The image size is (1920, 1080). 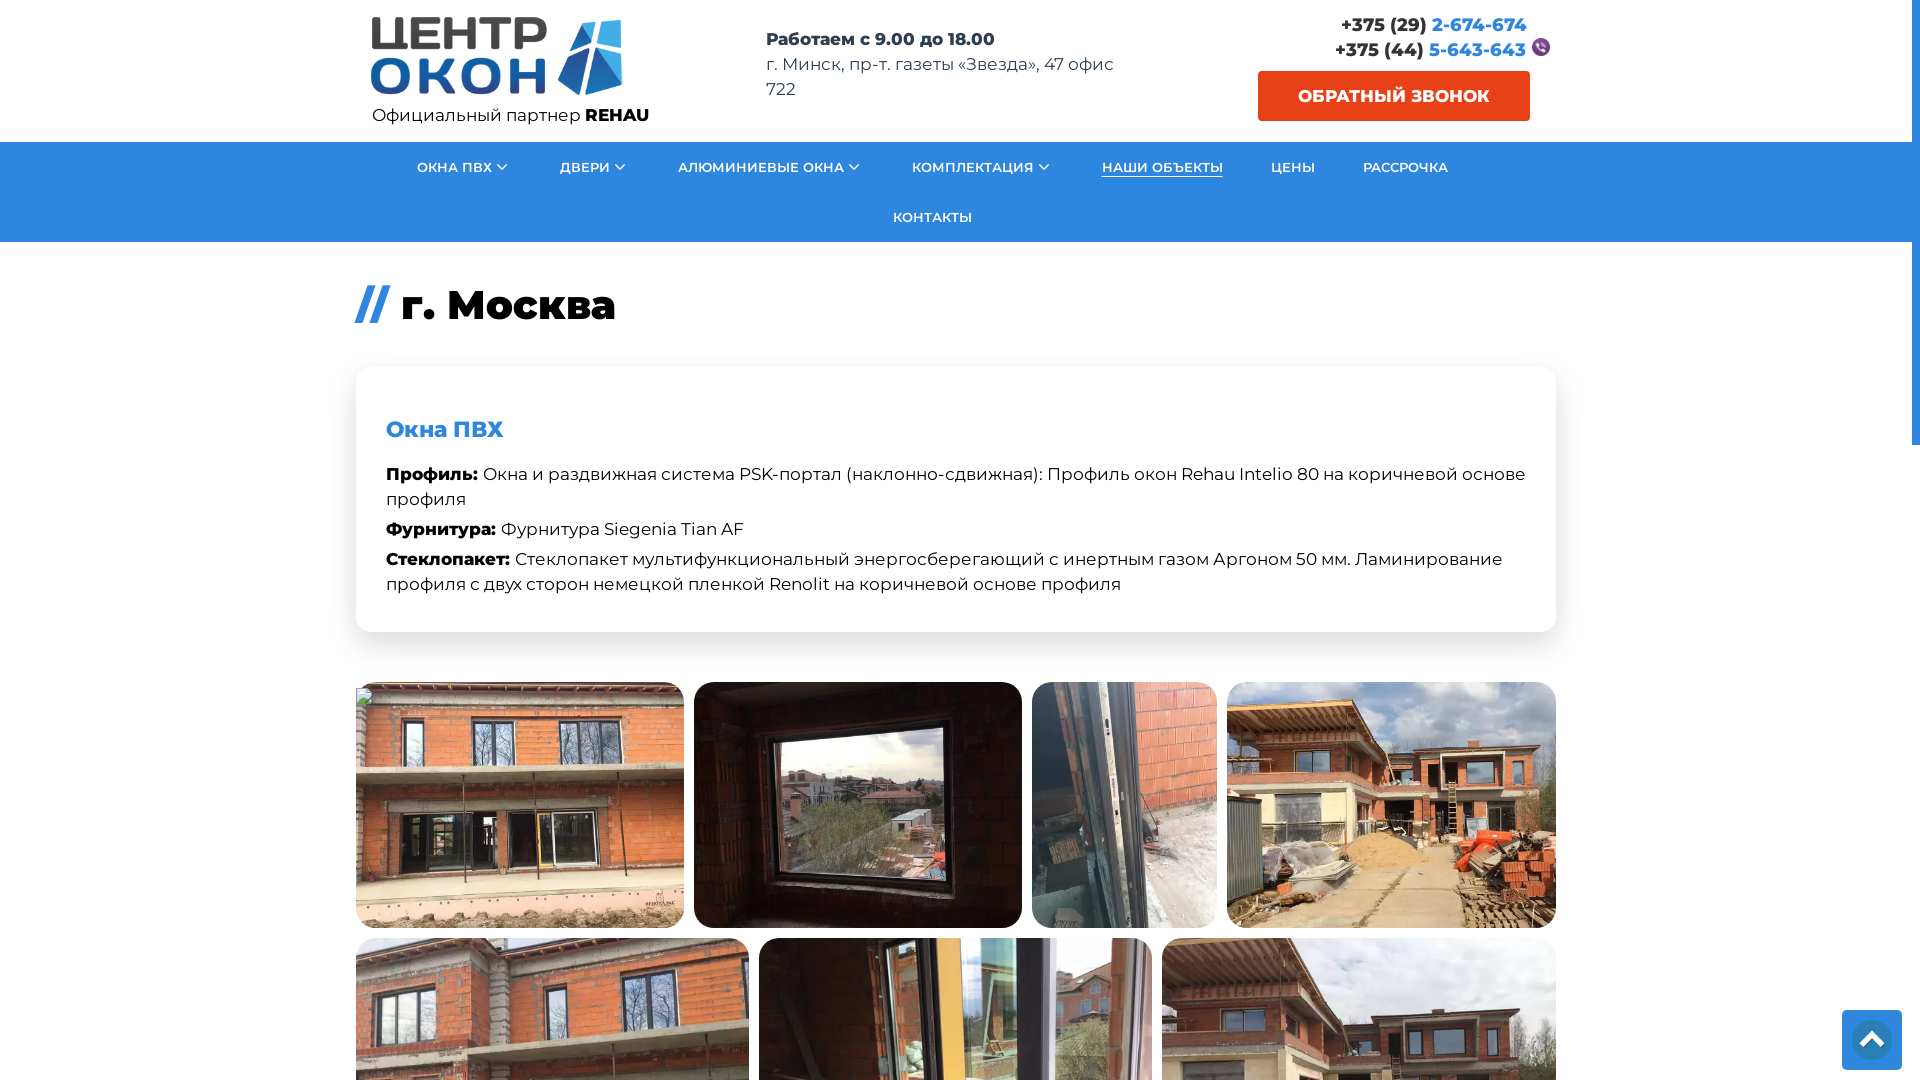 What do you see at coordinates (1433, 25) in the screenshot?
I see `'+375 (29) 2-674-674'` at bounding box center [1433, 25].